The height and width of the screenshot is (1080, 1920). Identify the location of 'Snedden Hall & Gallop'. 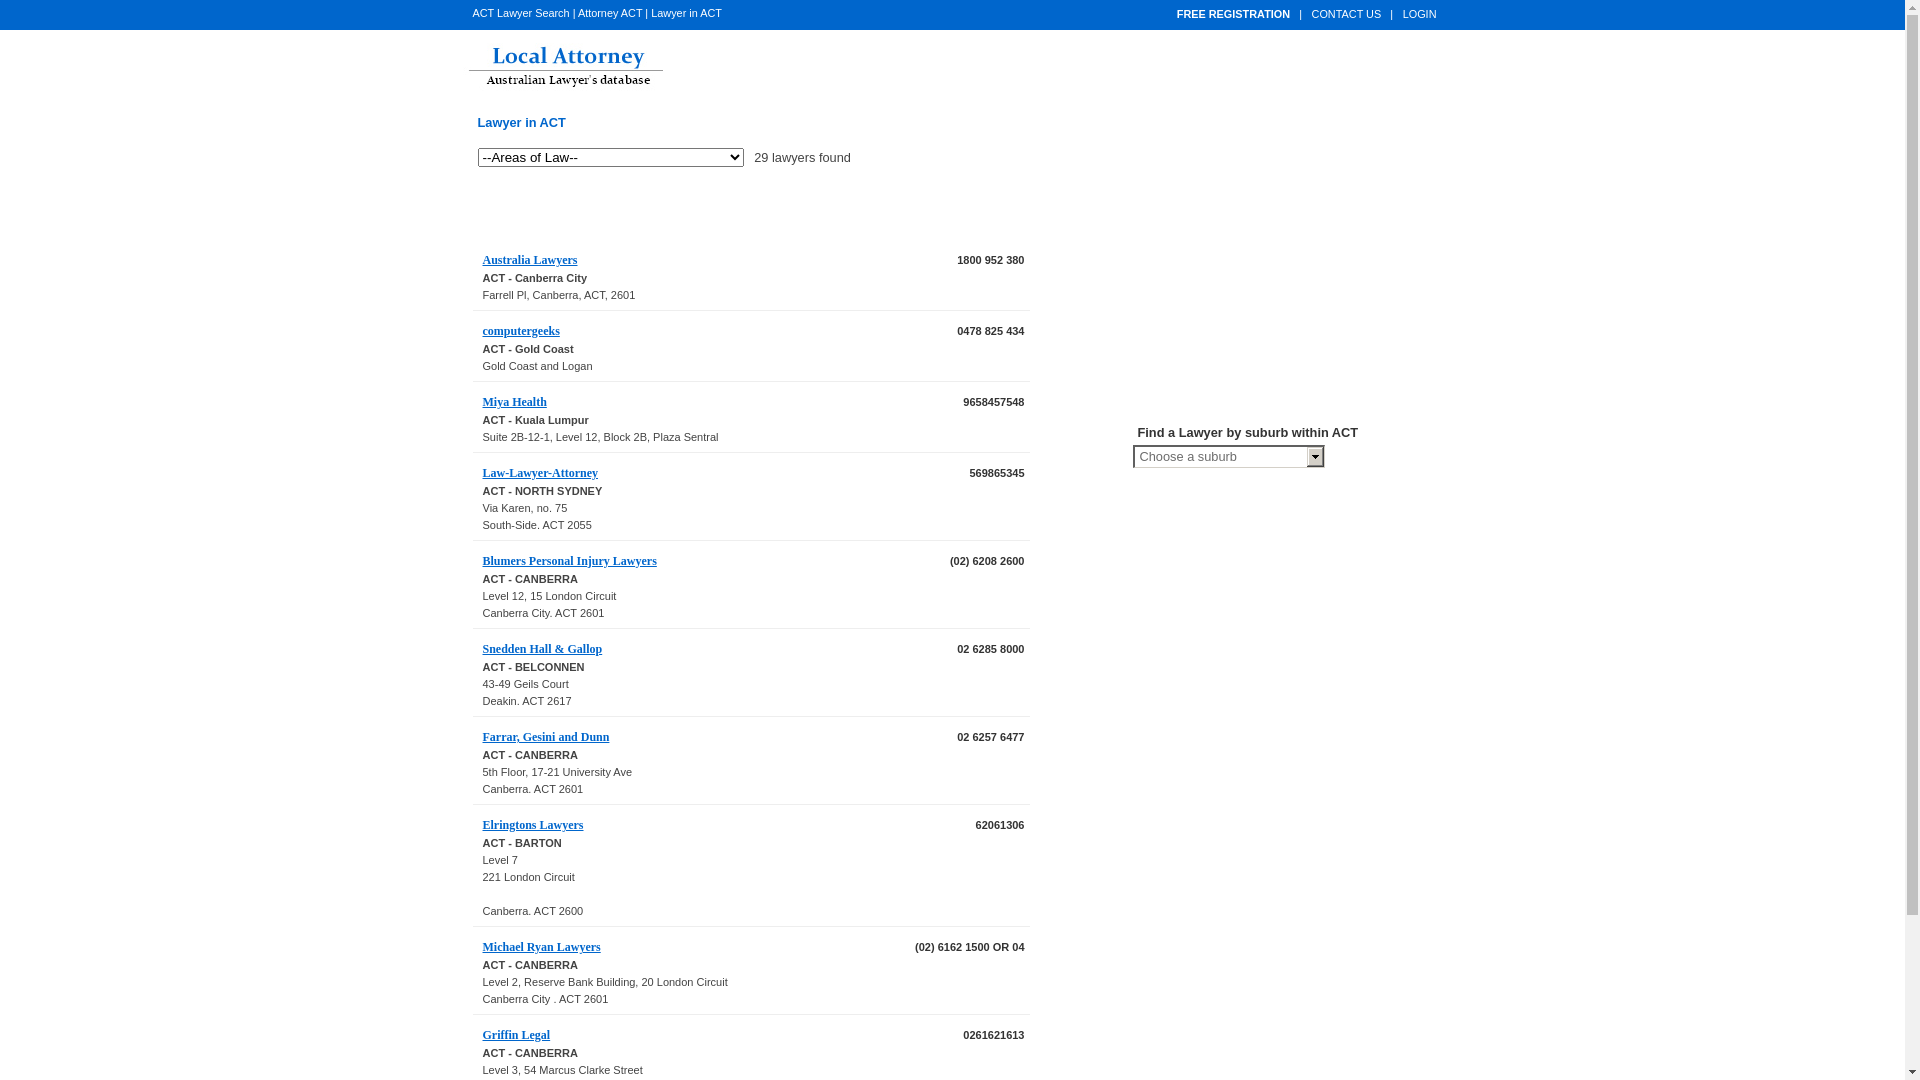
(481, 648).